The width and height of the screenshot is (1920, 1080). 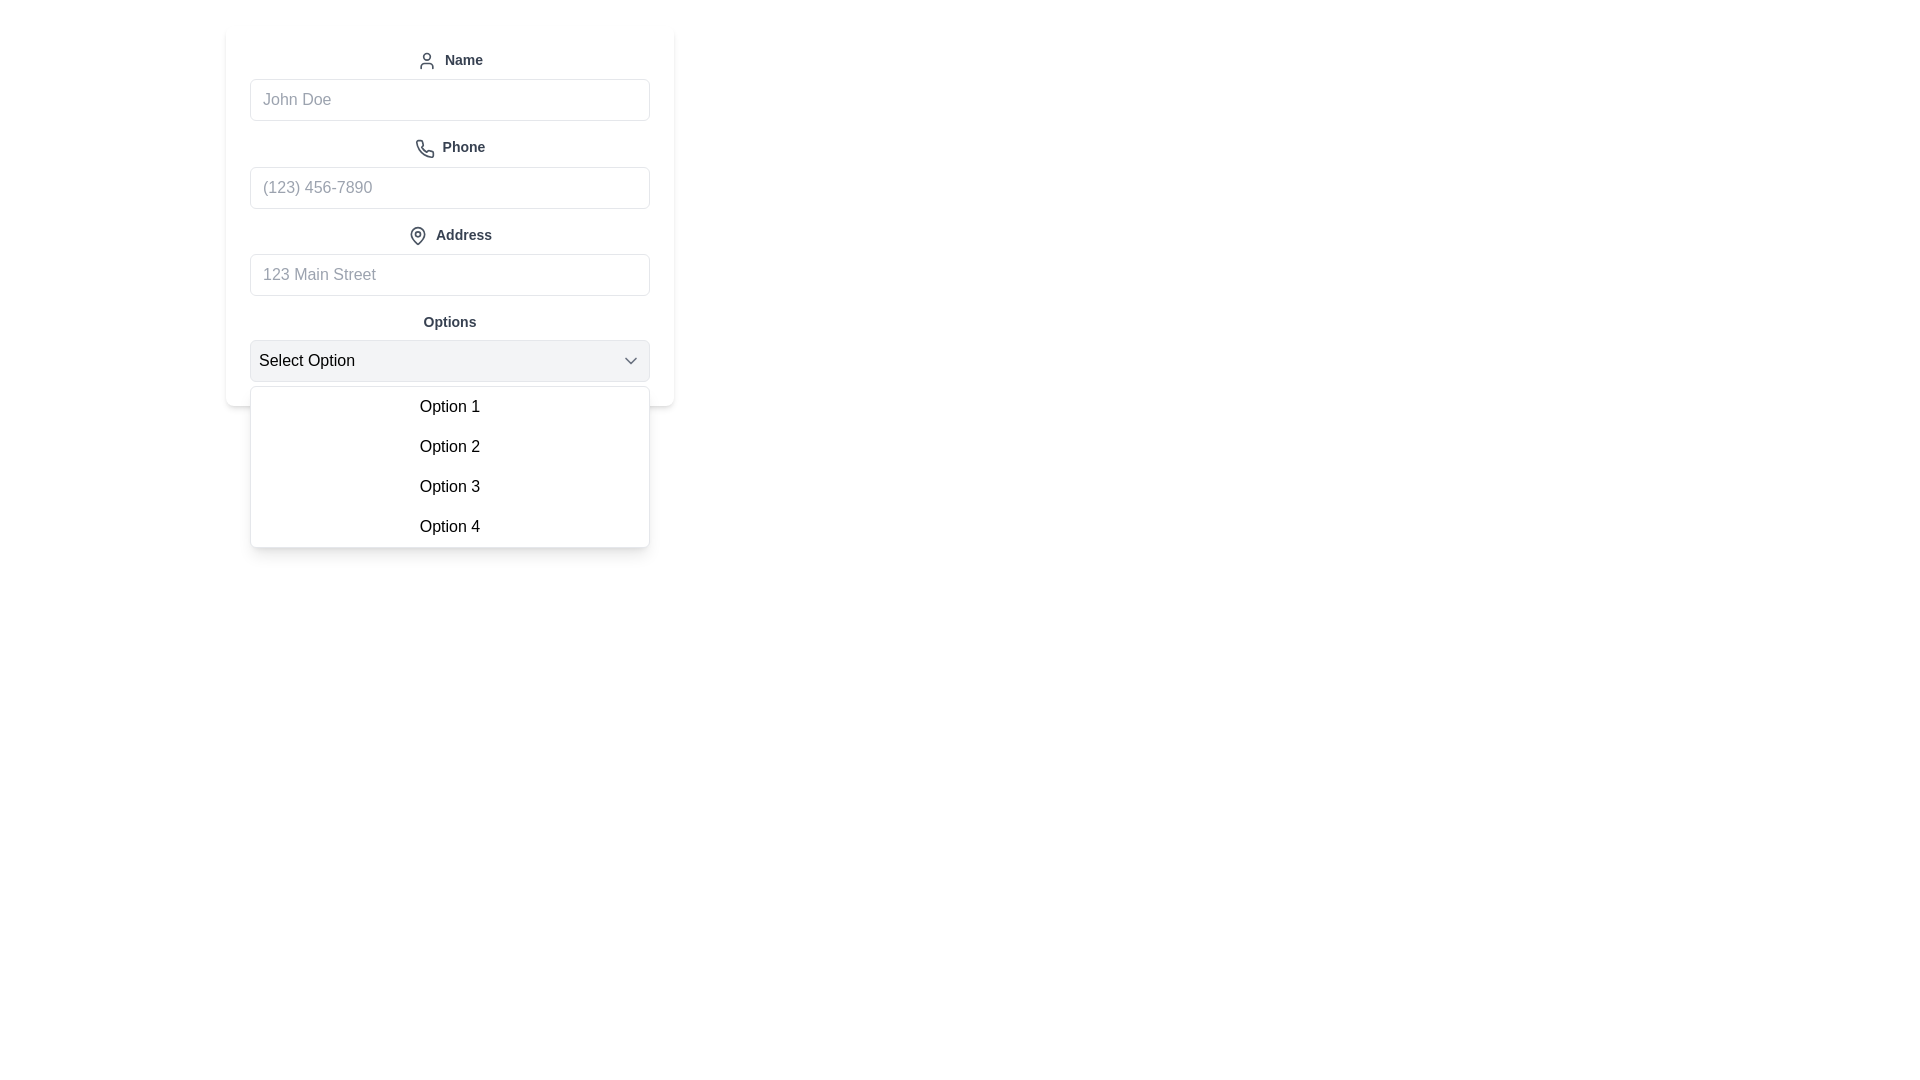 I want to click on the first item in the dropdown menu located directly below the 'Select Option' button, so click(x=449, y=405).